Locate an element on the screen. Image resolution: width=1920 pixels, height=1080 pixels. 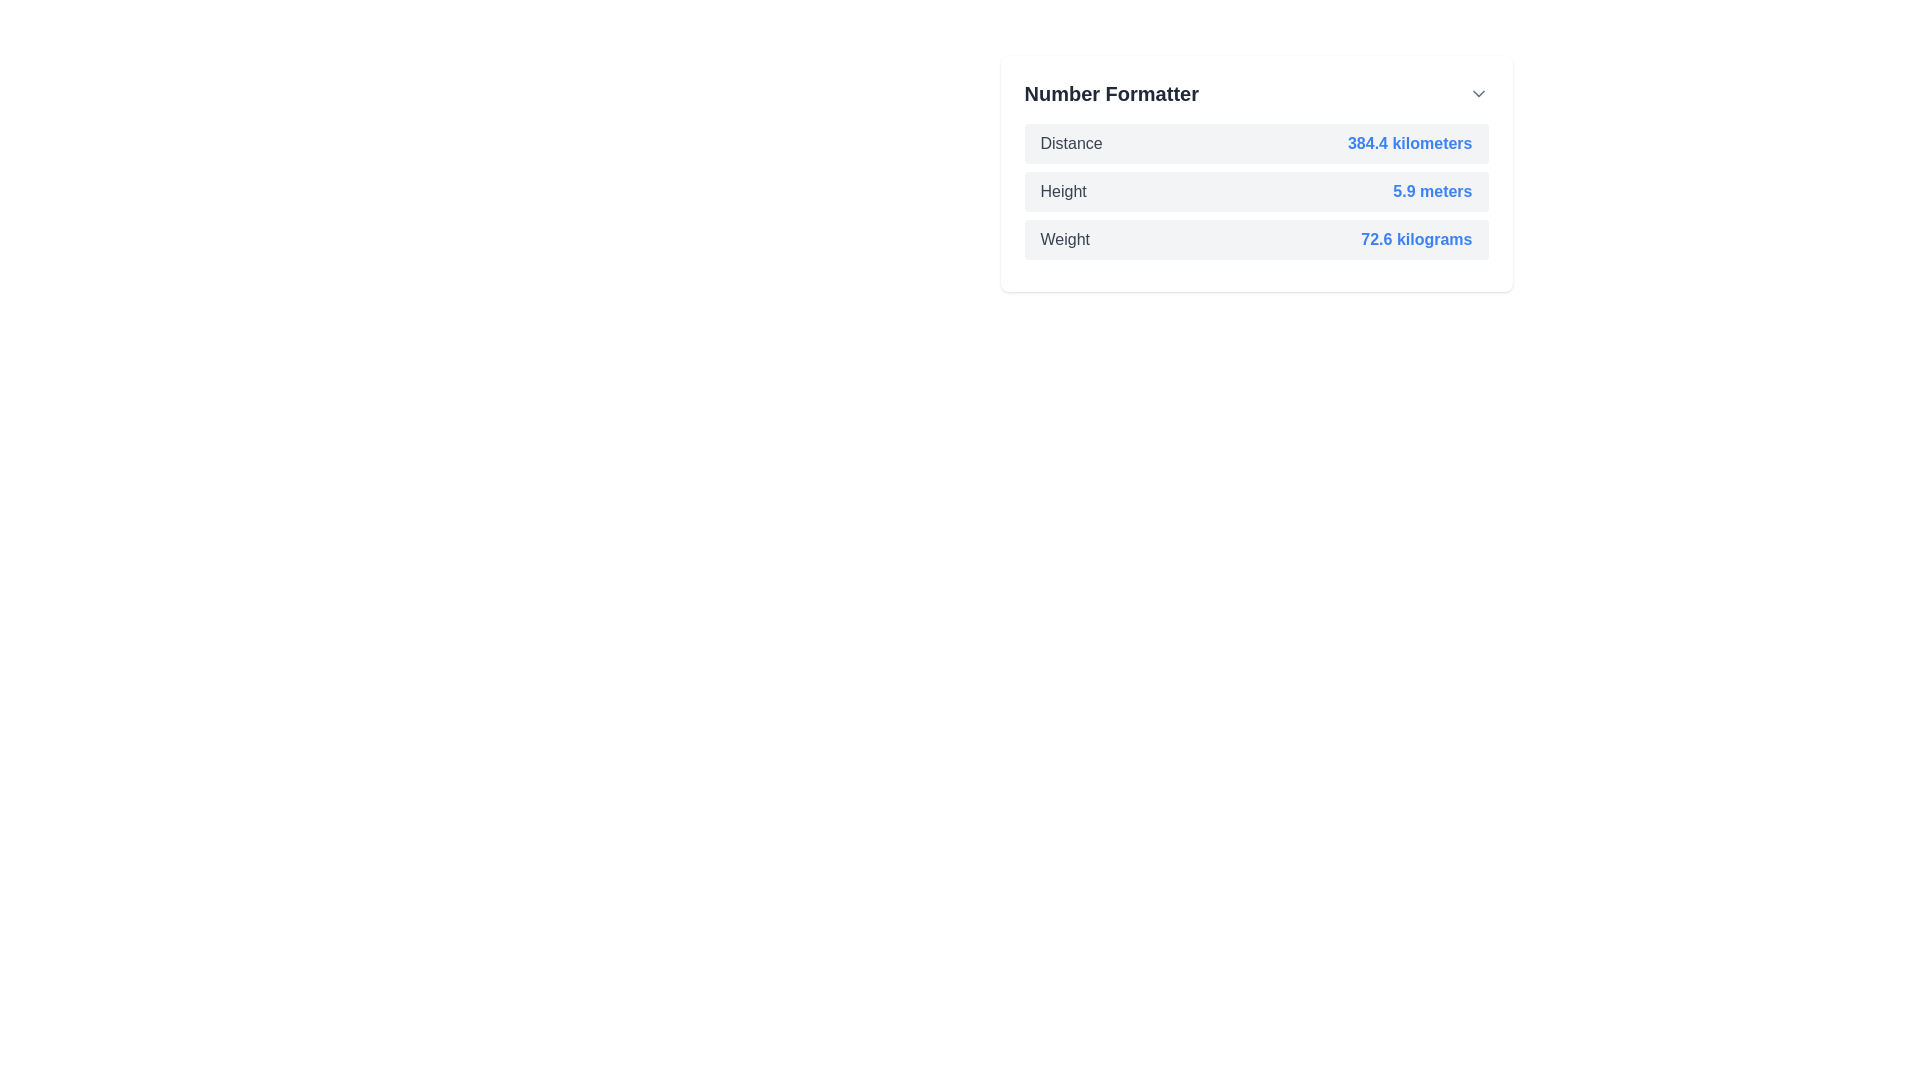
the text label displaying 'Distance' which is styled with a gray font and positioned to the left of the numeric value '384.4 kilometers' in the 'Number Formatter' section is located at coordinates (1070, 142).